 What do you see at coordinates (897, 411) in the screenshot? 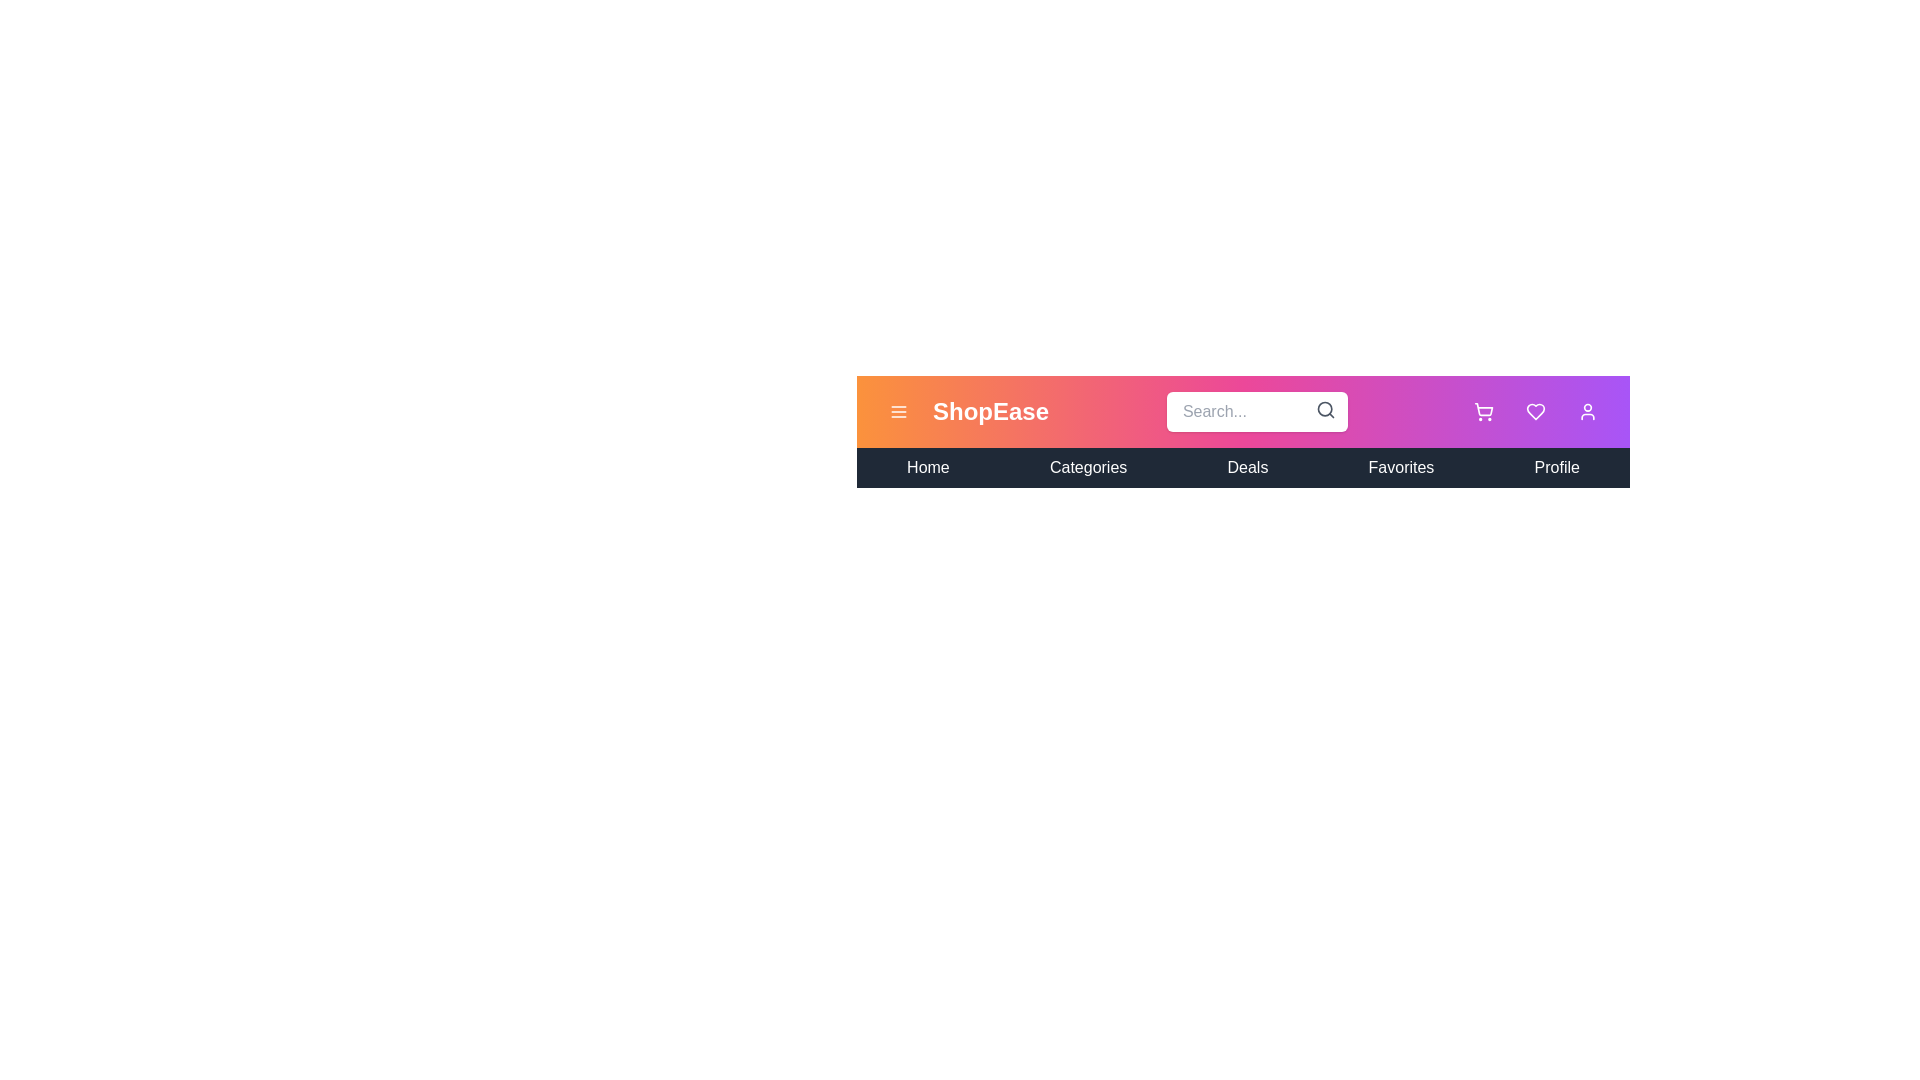
I see `the menu toggle button to toggle the navigation menu` at bounding box center [897, 411].